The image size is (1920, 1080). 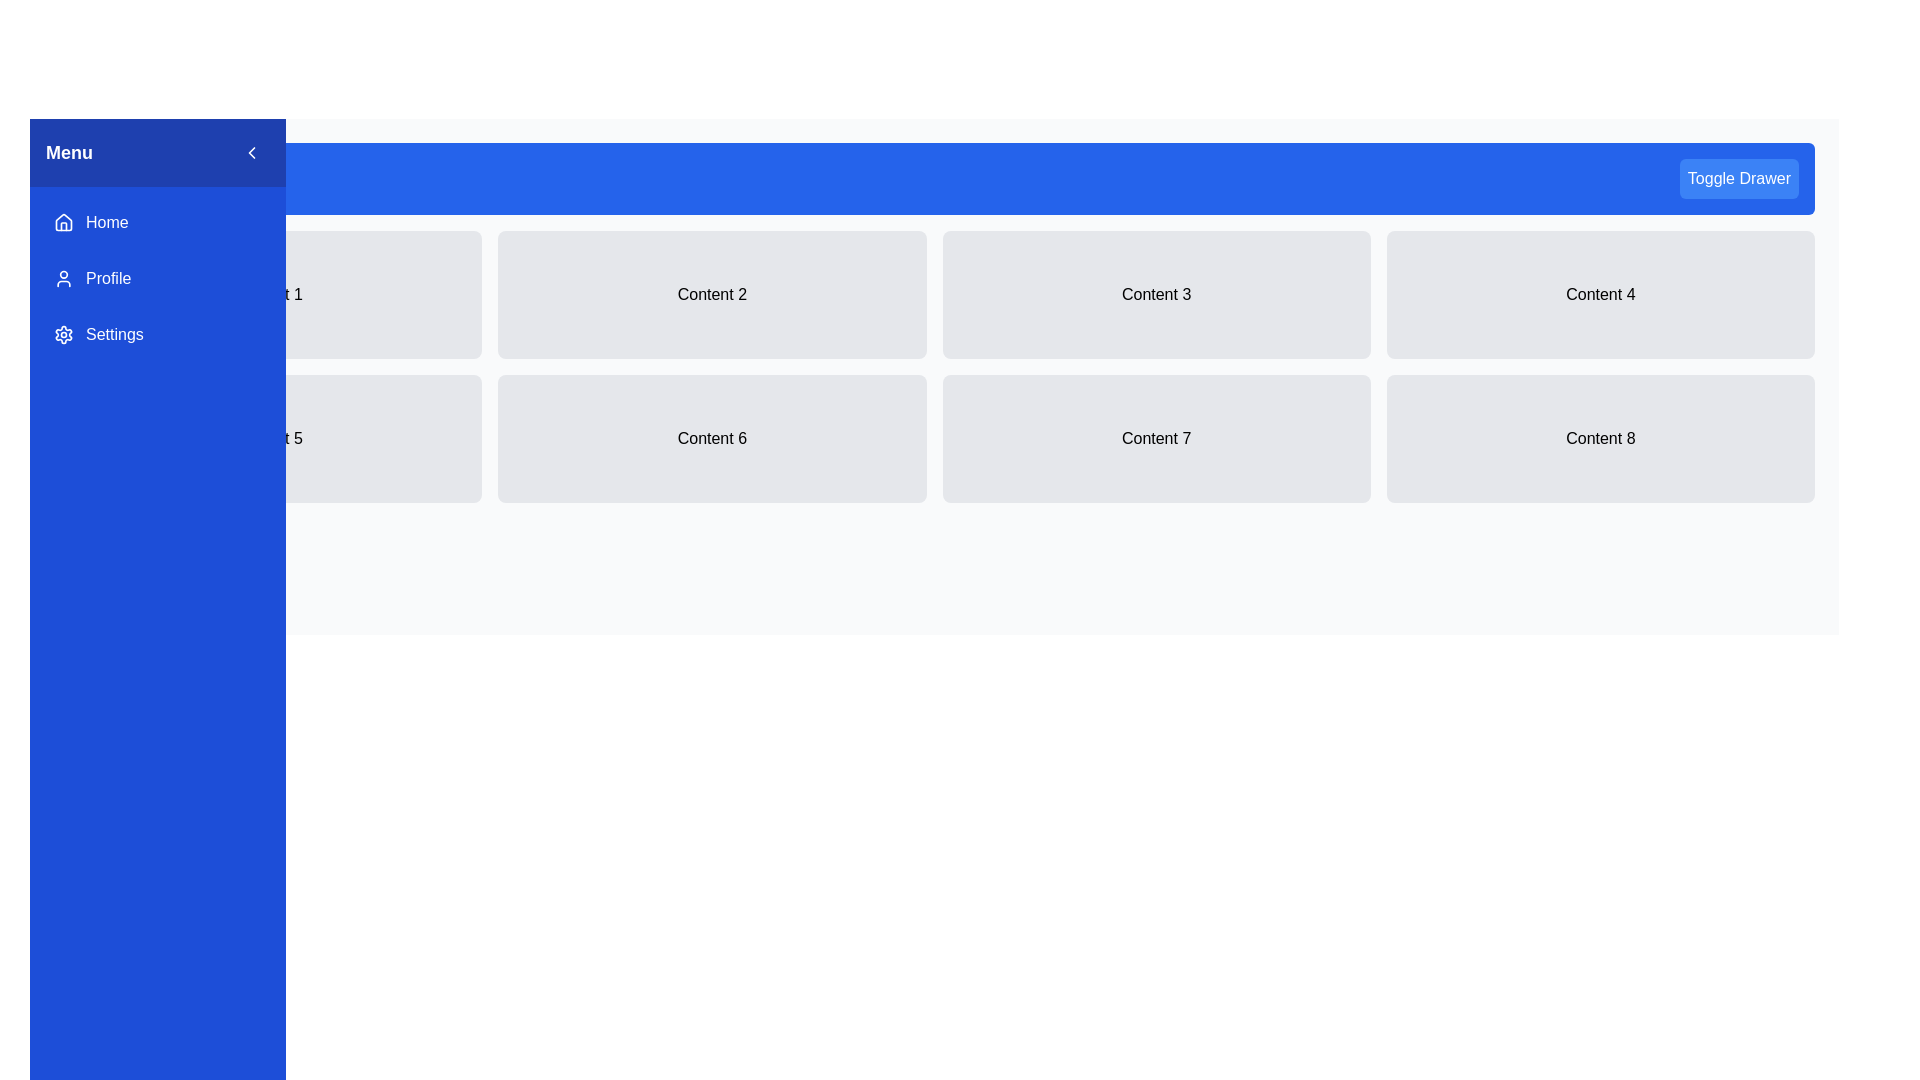 I want to click on the 'Home' button in the sidebar navigation to observe its hover effects, so click(x=157, y=223).